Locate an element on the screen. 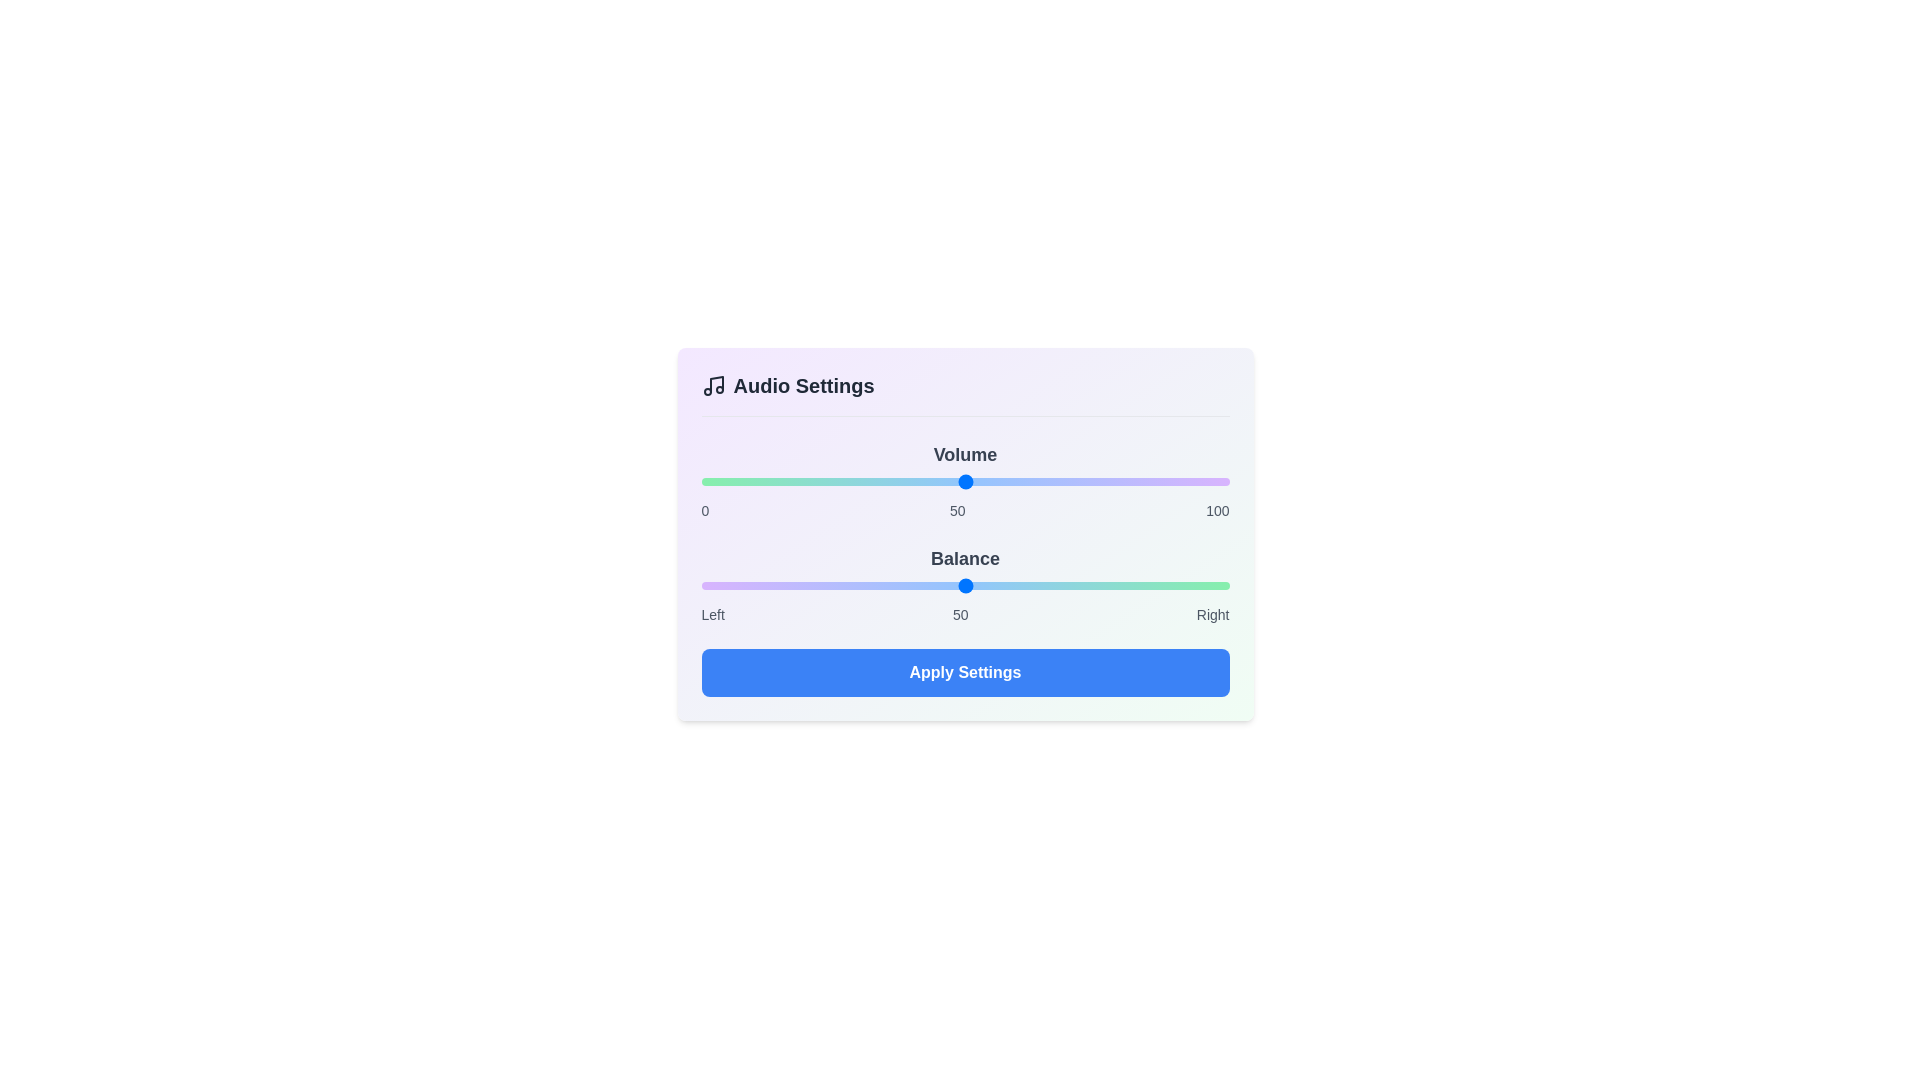  the volume level is located at coordinates (1192, 482).